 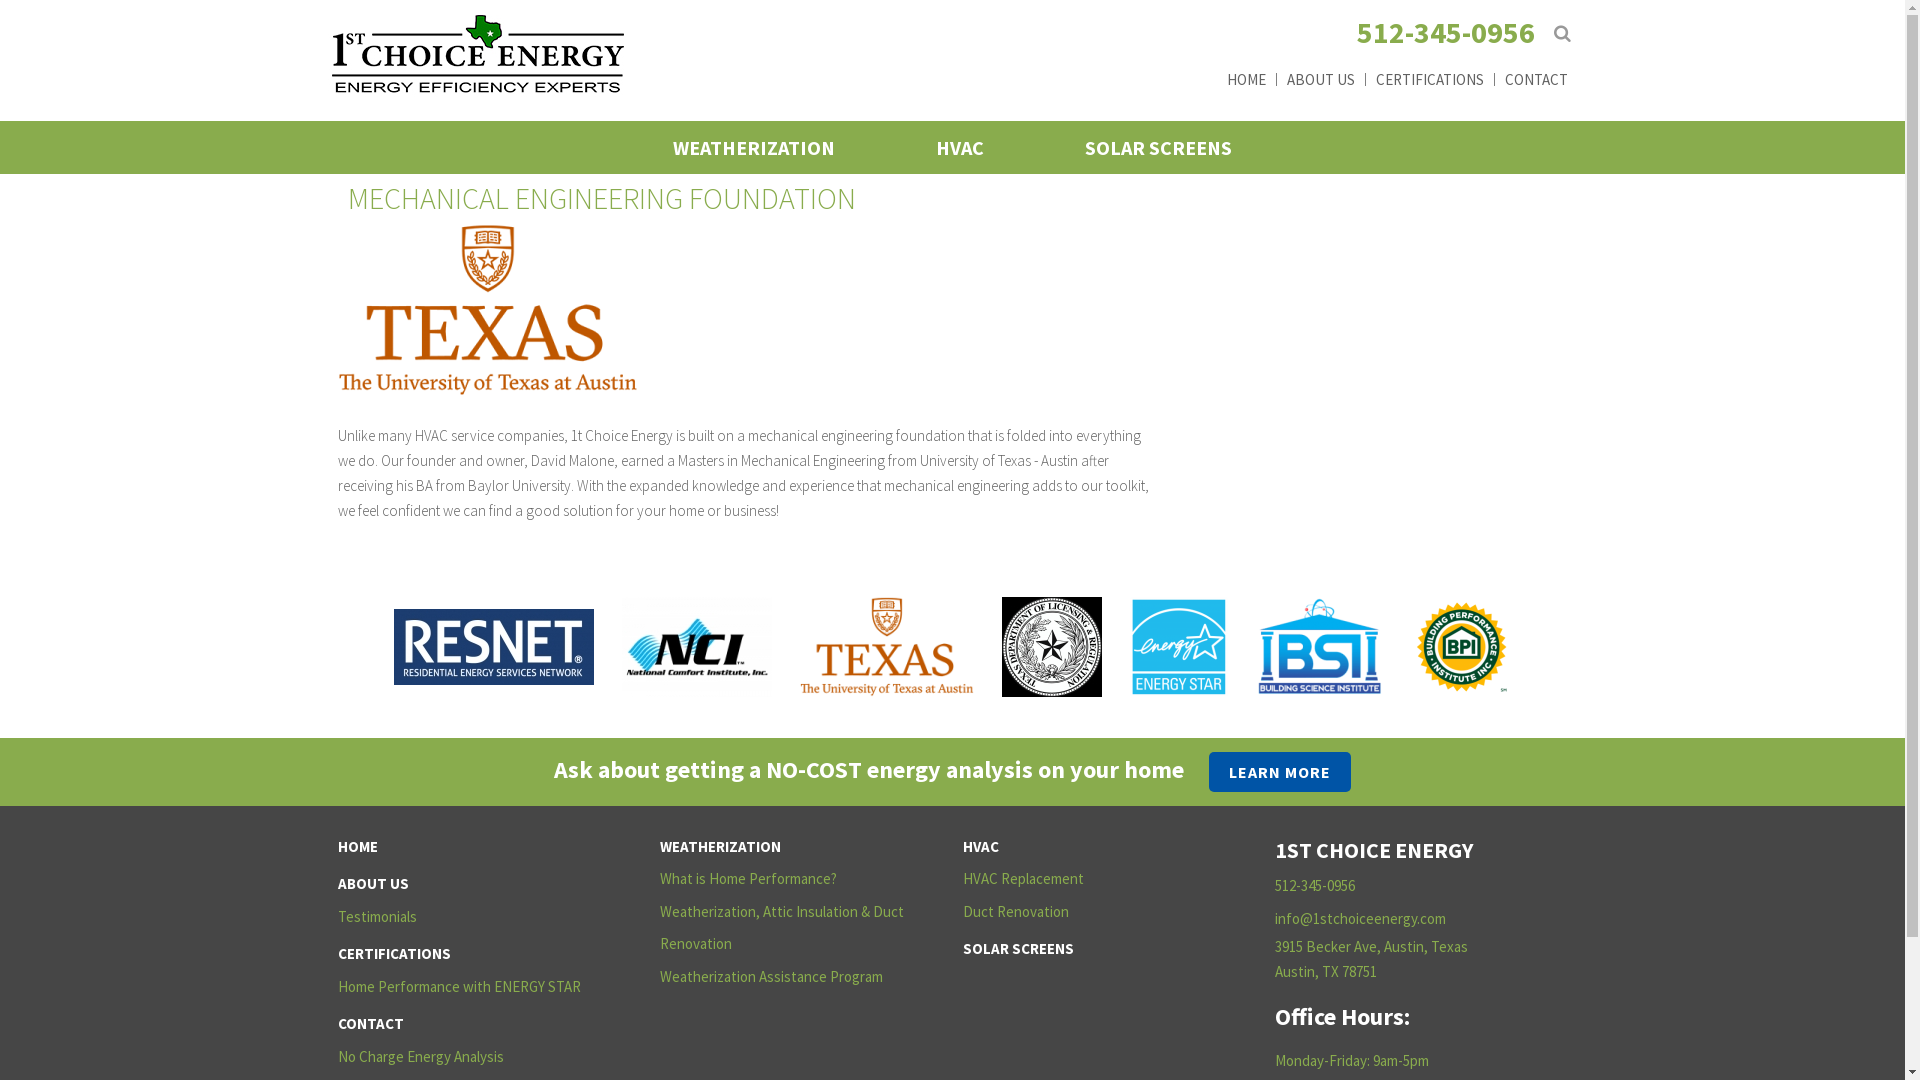 I want to click on 'SOLAR SCREENS', so click(x=1158, y=146).